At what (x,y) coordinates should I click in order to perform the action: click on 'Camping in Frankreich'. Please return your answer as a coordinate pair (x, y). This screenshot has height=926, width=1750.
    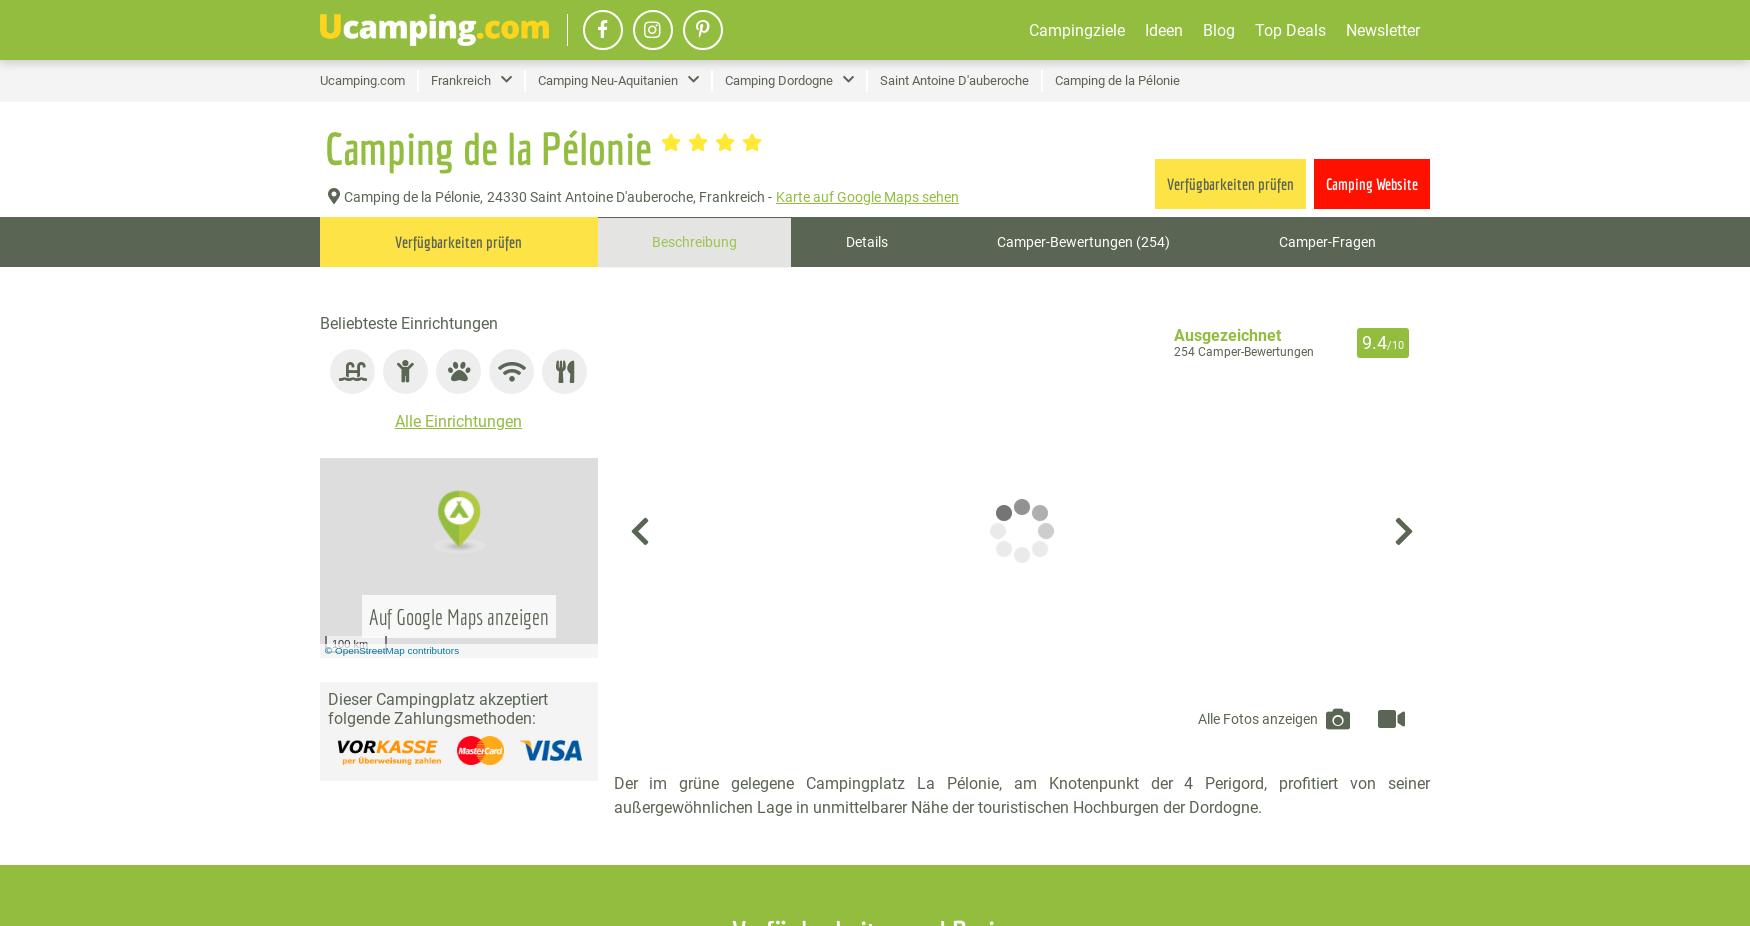
    Looking at the image, I should click on (832, 105).